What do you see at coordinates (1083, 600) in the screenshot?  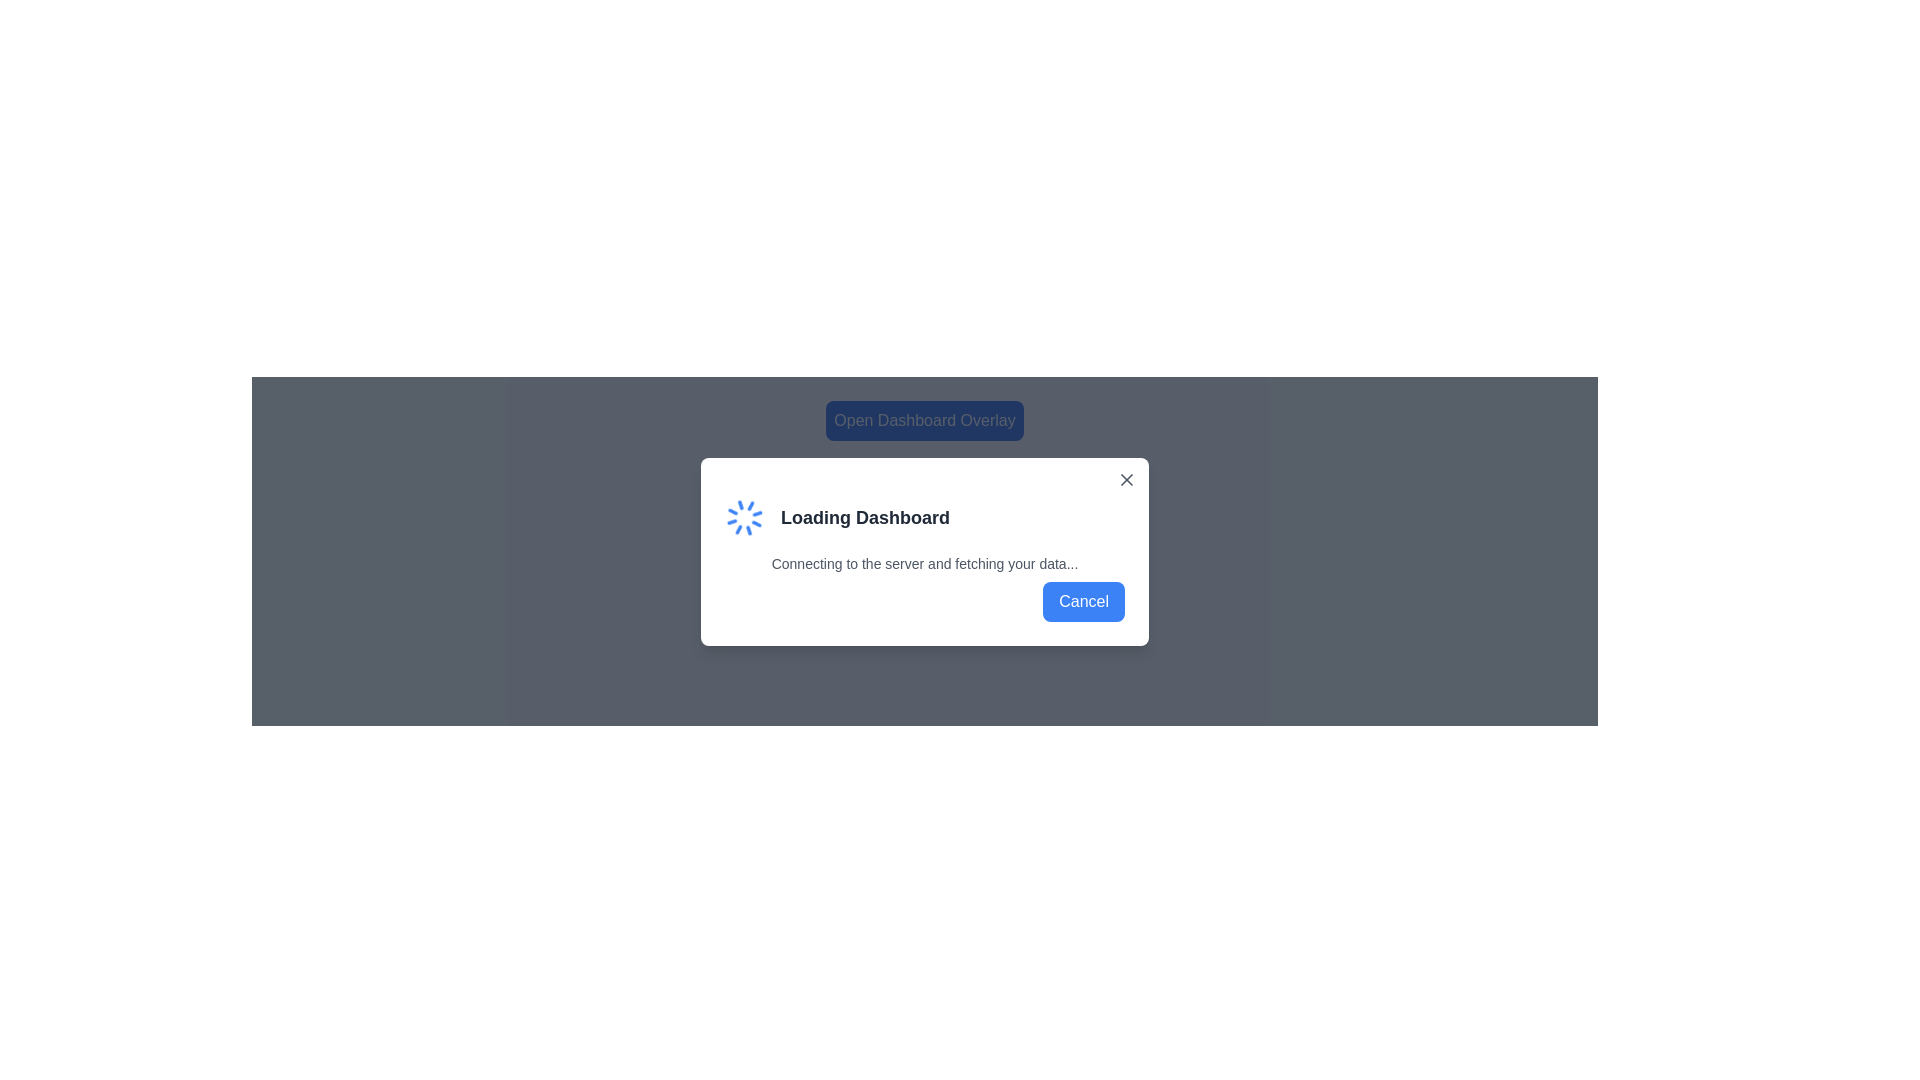 I see `the 'Cancel' button, which is a rectangular button with rounded corners, blue background, and white text, located at the bottom-right corner of the dialog box` at bounding box center [1083, 600].